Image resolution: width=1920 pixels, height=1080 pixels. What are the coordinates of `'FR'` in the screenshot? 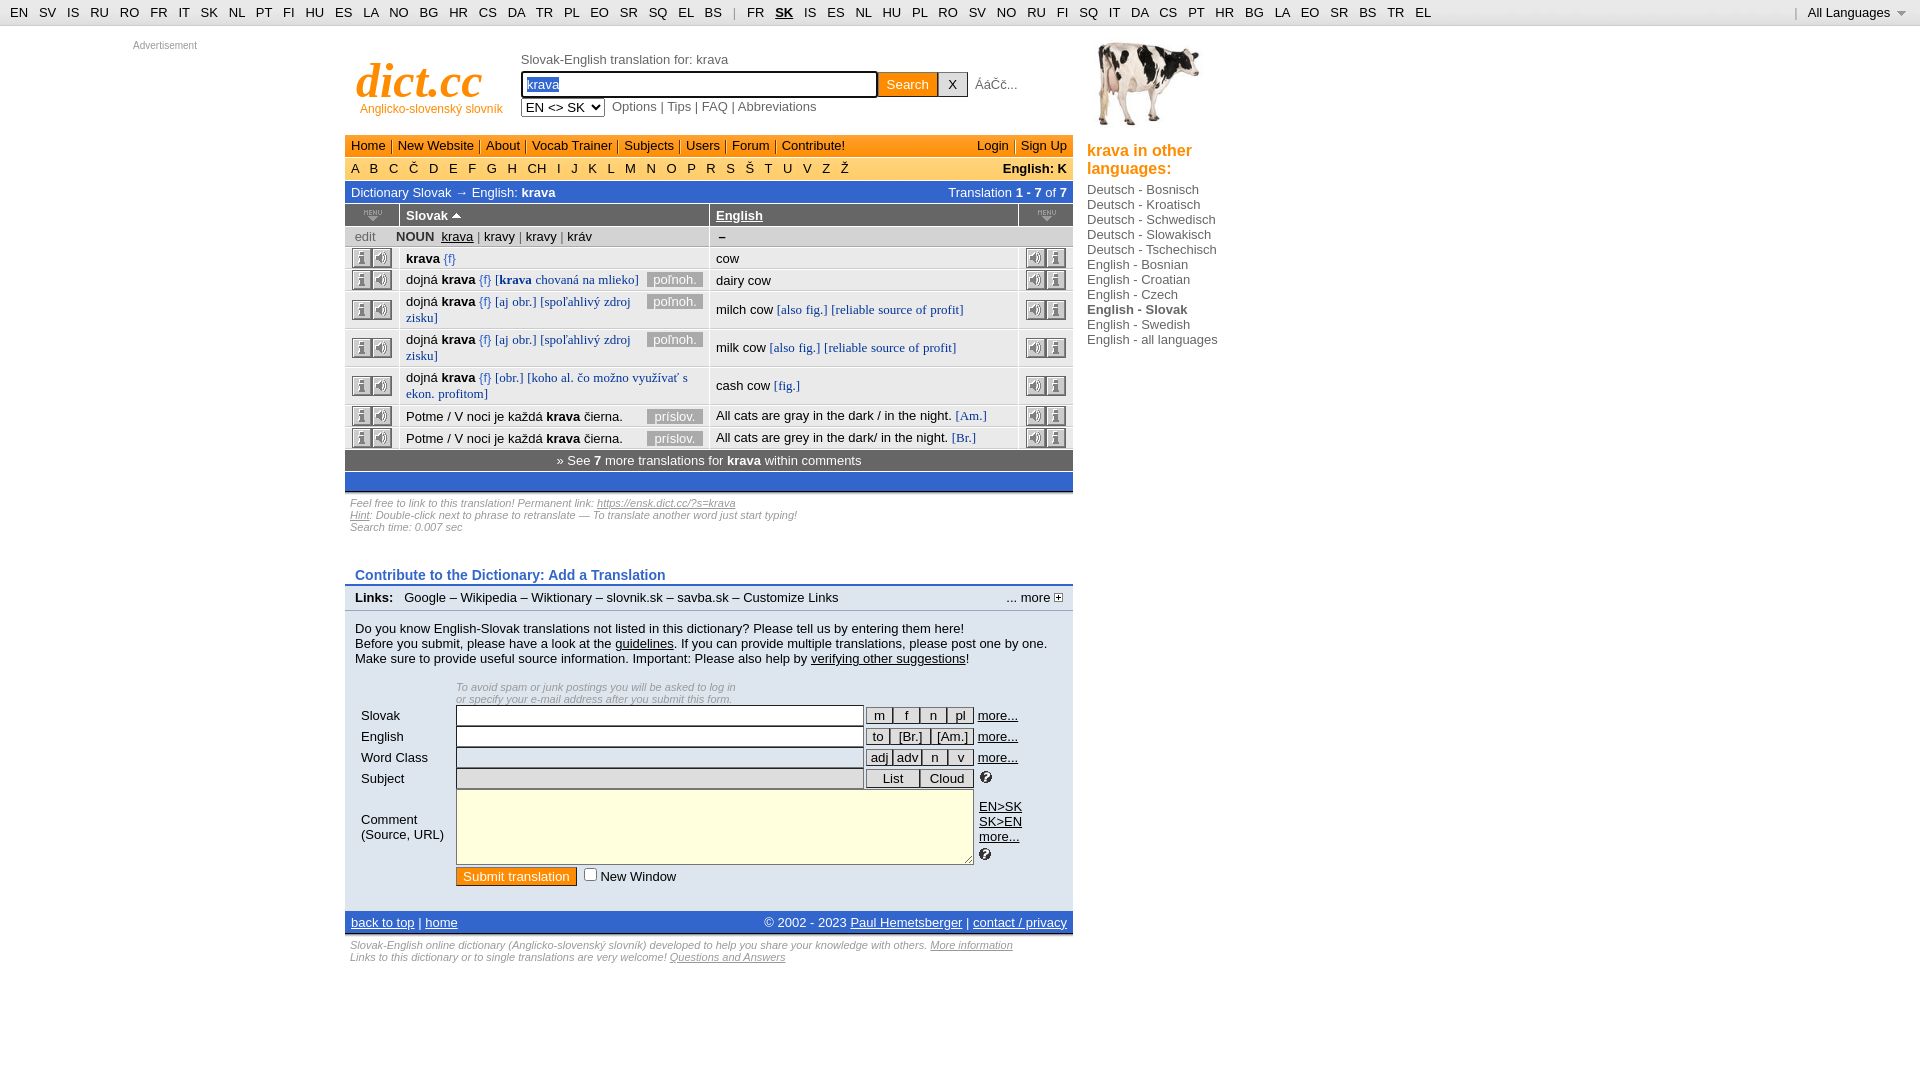 It's located at (754, 12).